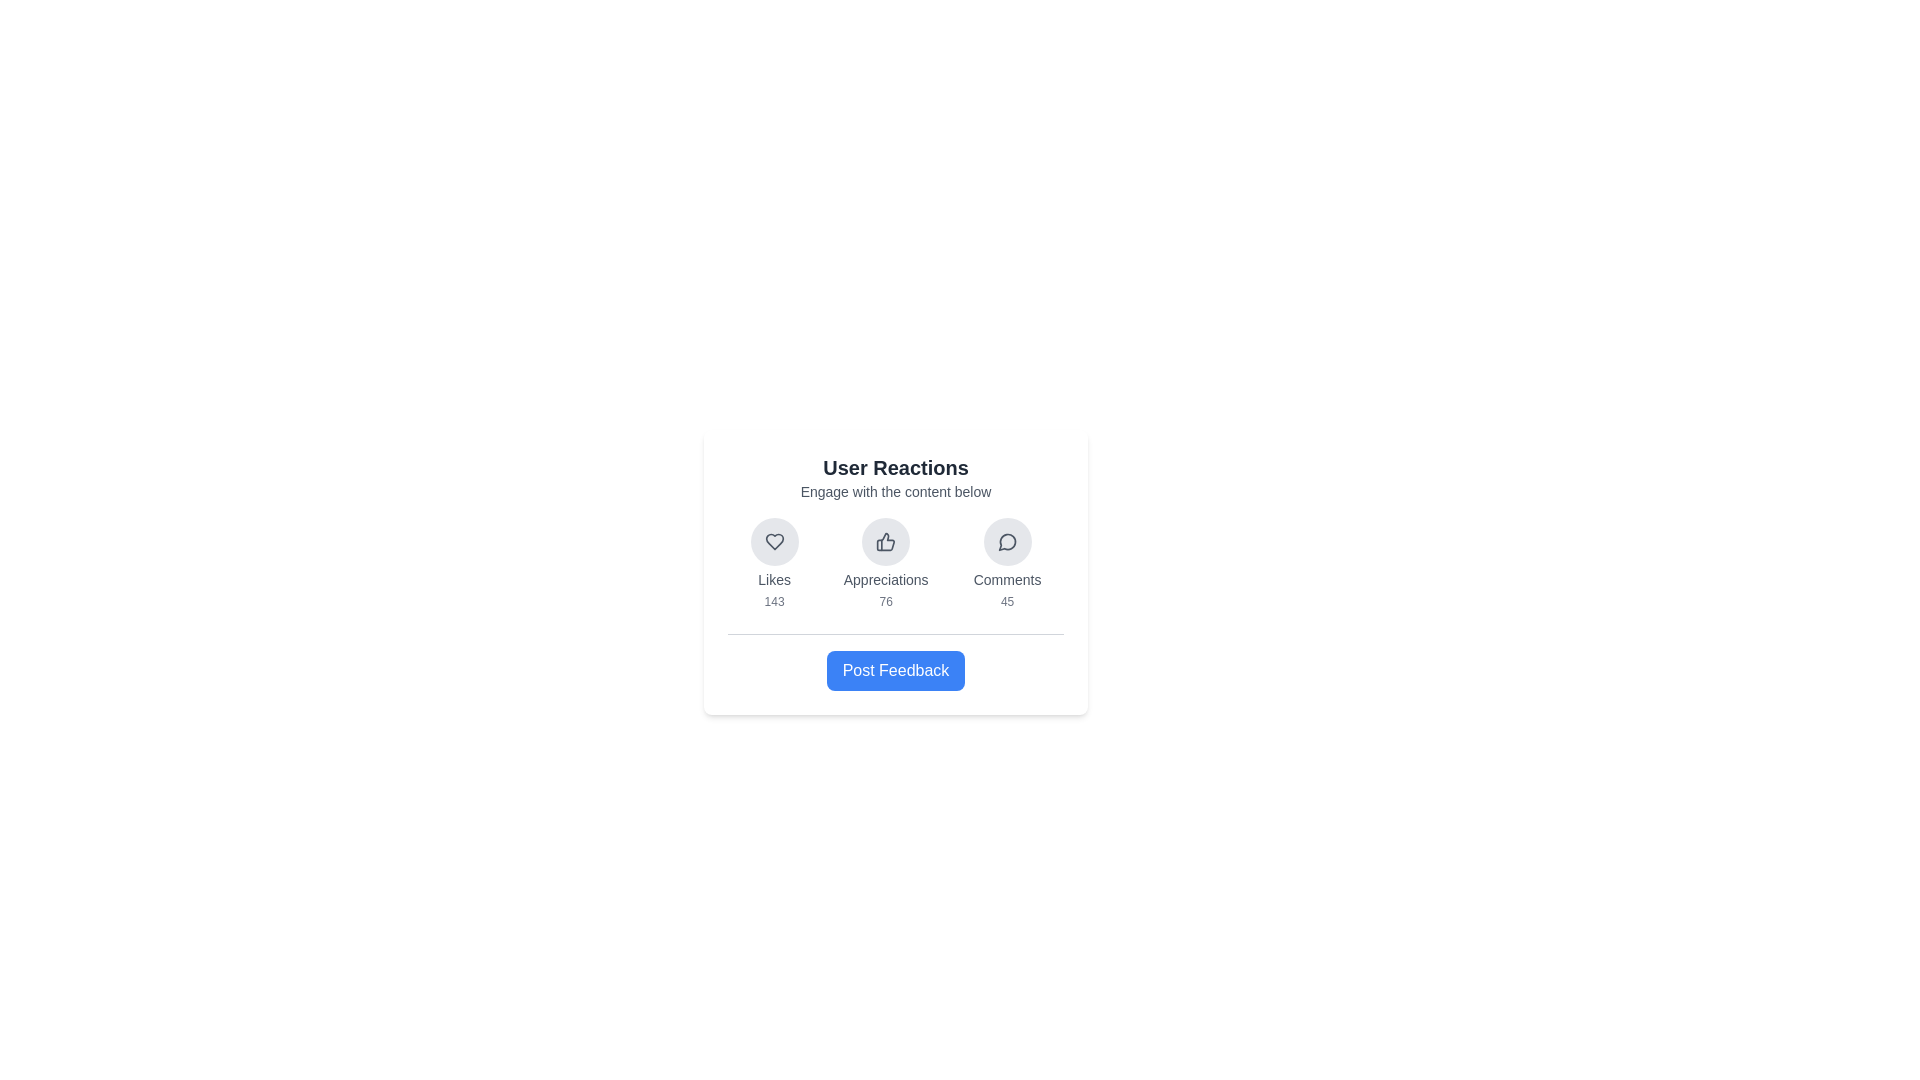  What do you see at coordinates (885, 542) in the screenshot?
I see `the appreciation button located at the center of the 'User Reactions' section` at bounding box center [885, 542].